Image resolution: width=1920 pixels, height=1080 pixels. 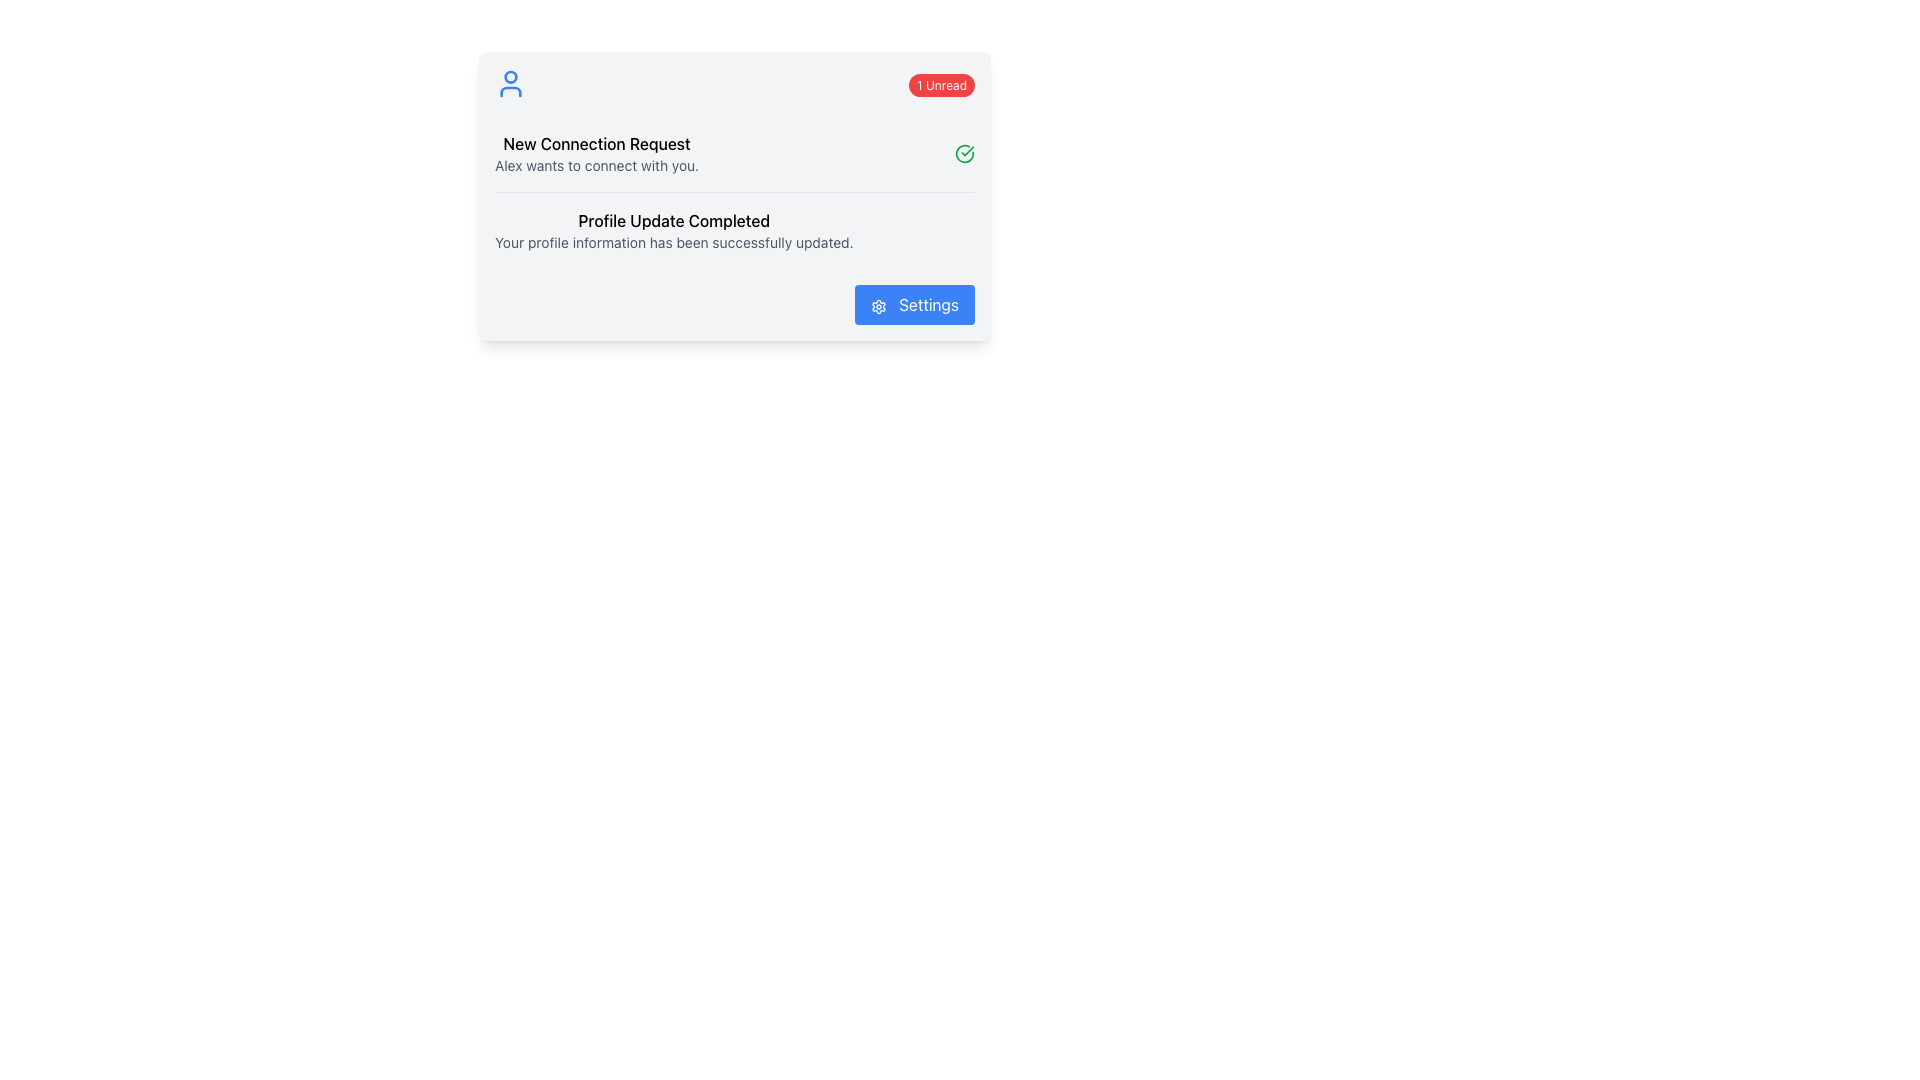 I want to click on the static notification text that informs the user about the successful update of their profile information, so click(x=674, y=230).